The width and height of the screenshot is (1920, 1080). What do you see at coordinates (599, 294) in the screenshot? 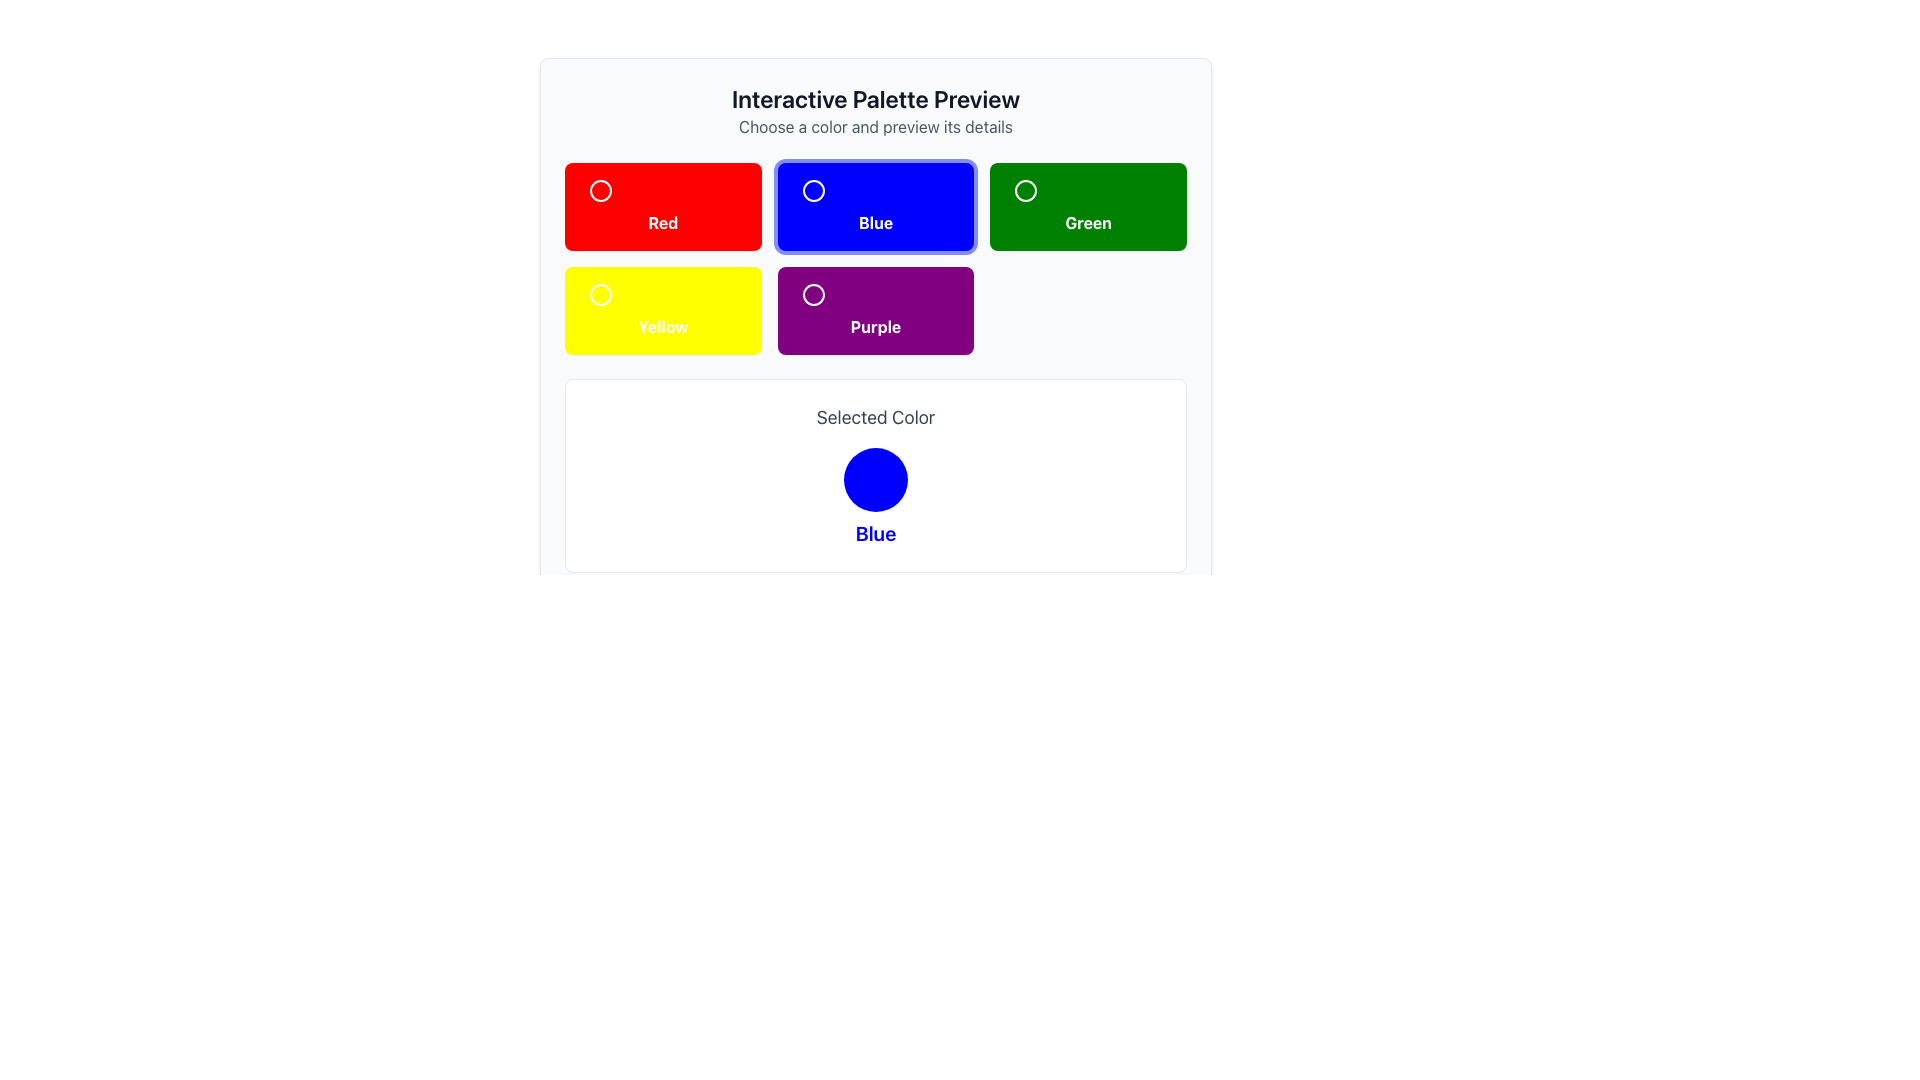
I see `the yellow color selector icon located in the upper central part of the layout within the color palette interface` at bounding box center [599, 294].